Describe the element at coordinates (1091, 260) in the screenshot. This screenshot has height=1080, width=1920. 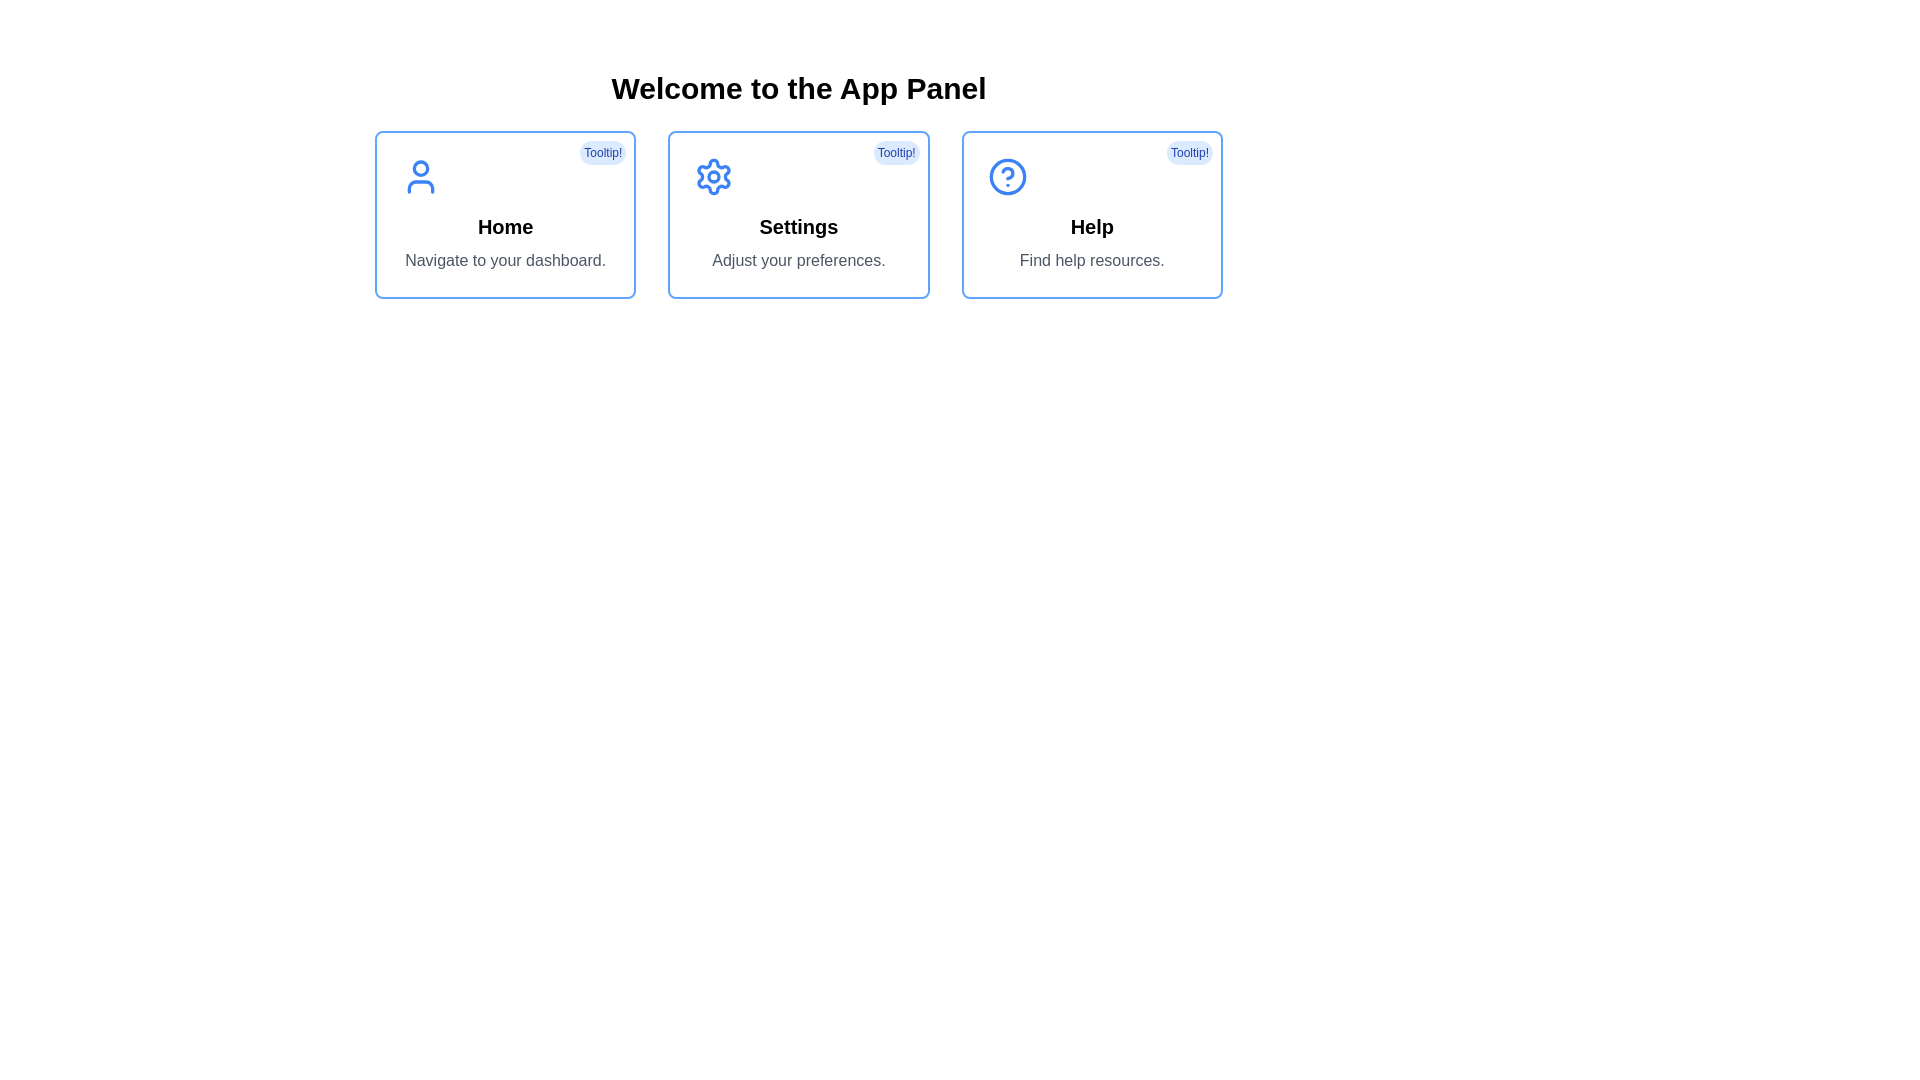
I see `text label that says 'Find help resources.' located at the bottom of the 'Help' card, which is the third card in a row of cards` at that location.